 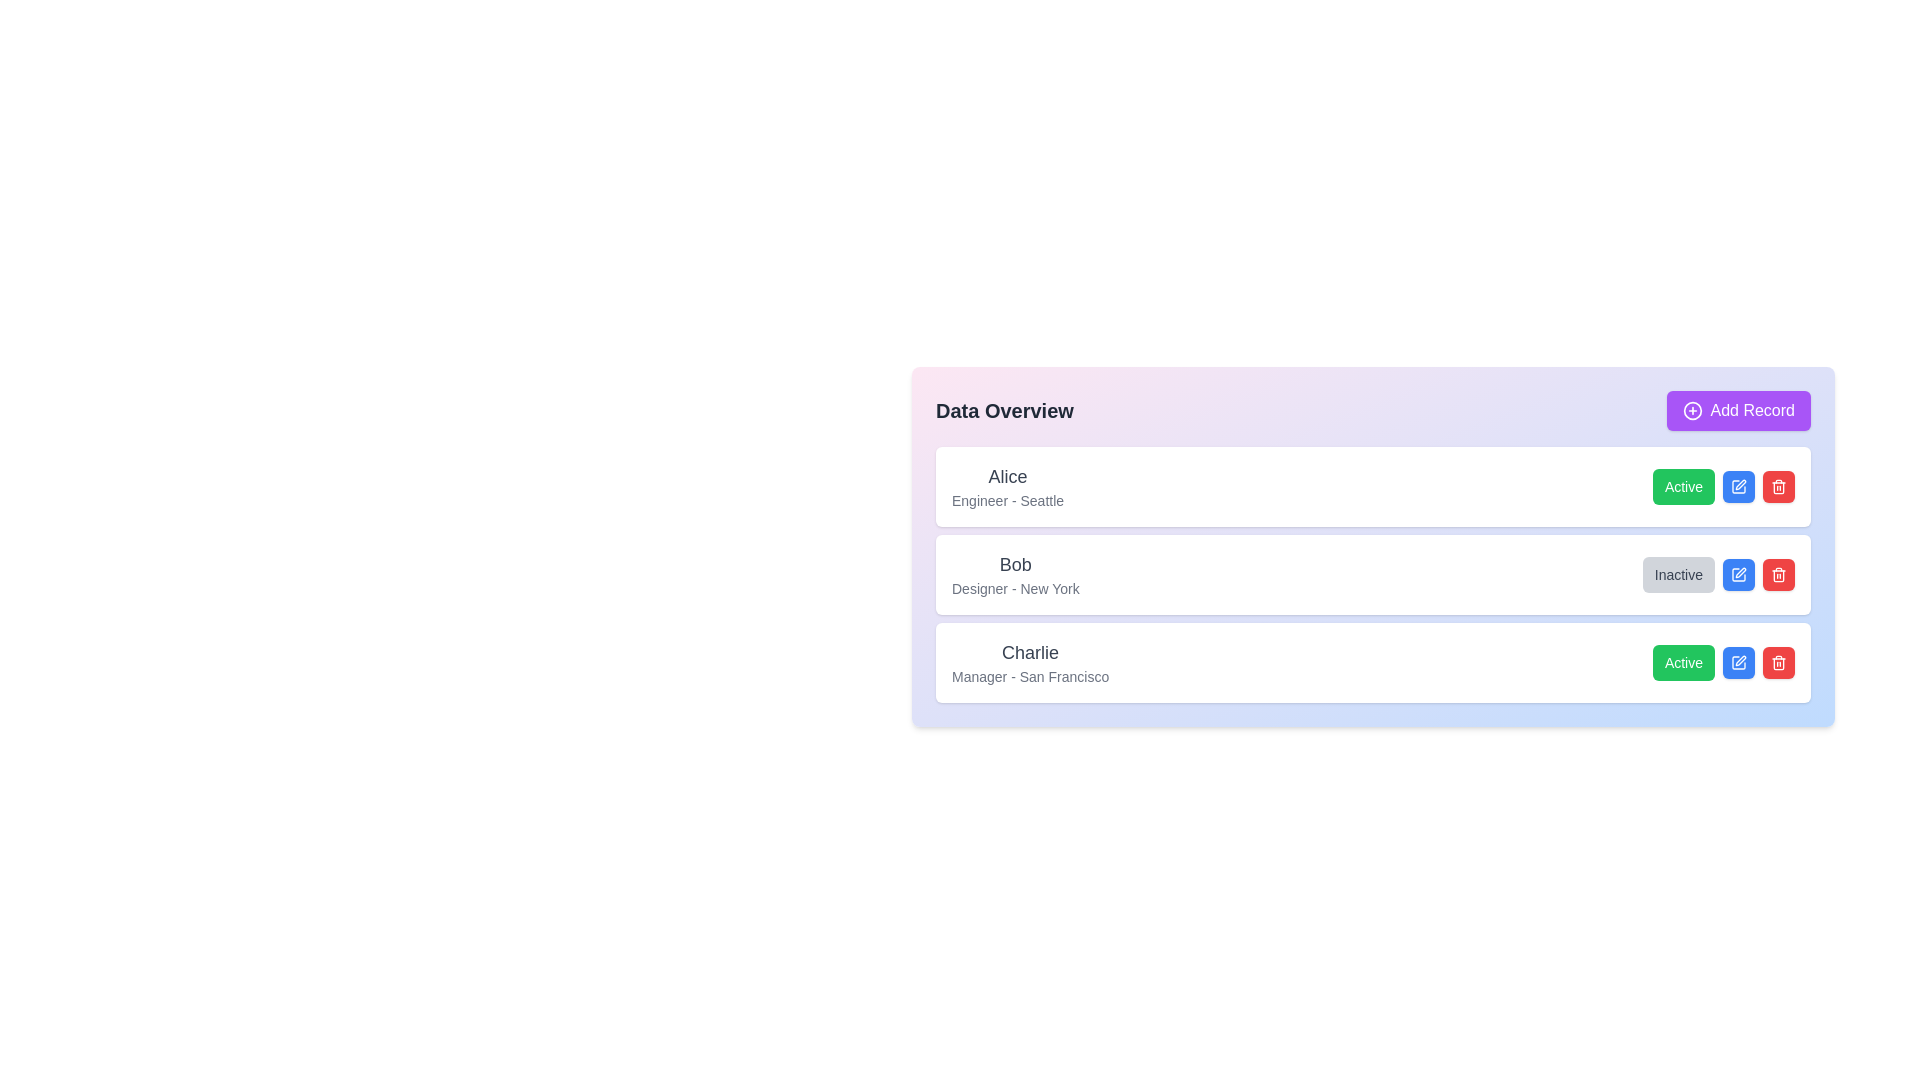 I want to click on the blue button with rounded corners and a pen icon, which is the second button in a row, to initiate an edit action, so click(x=1737, y=663).